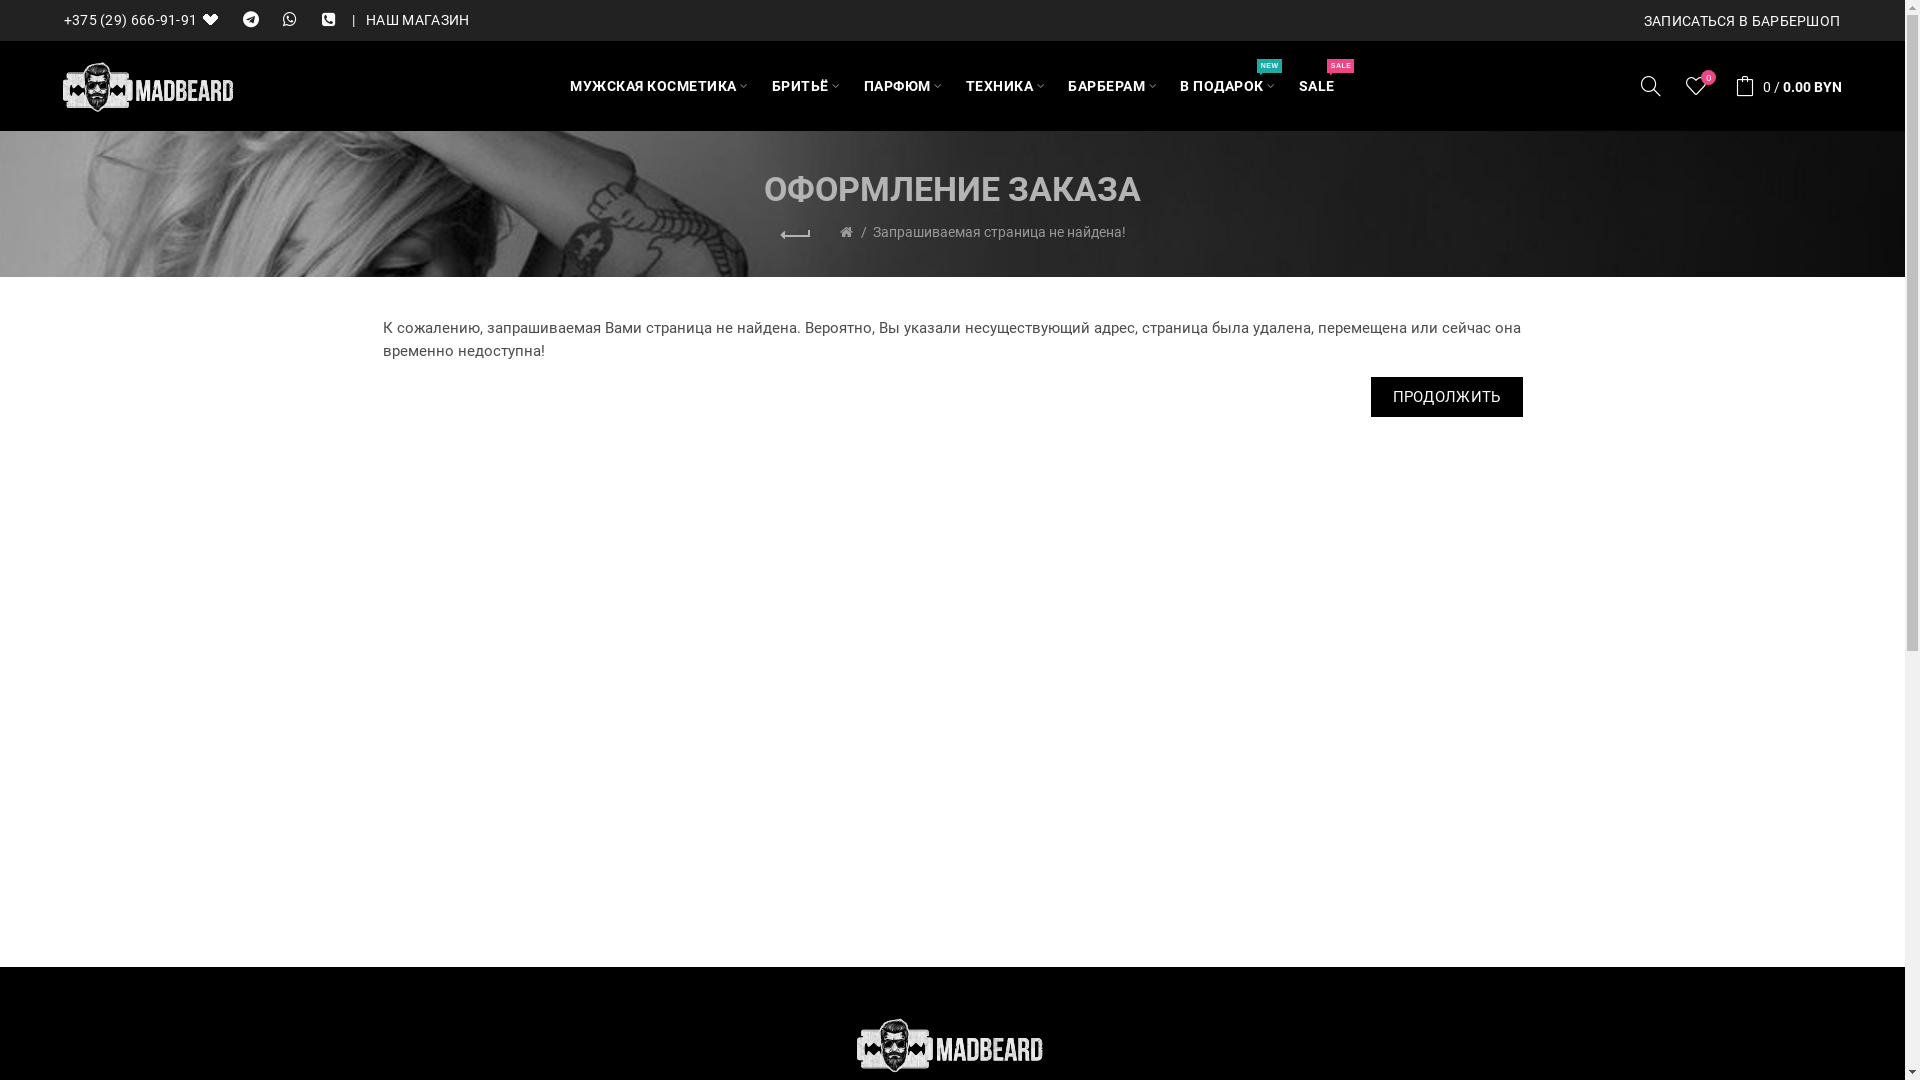  What do you see at coordinates (1697, 84) in the screenshot?
I see `'0'` at bounding box center [1697, 84].